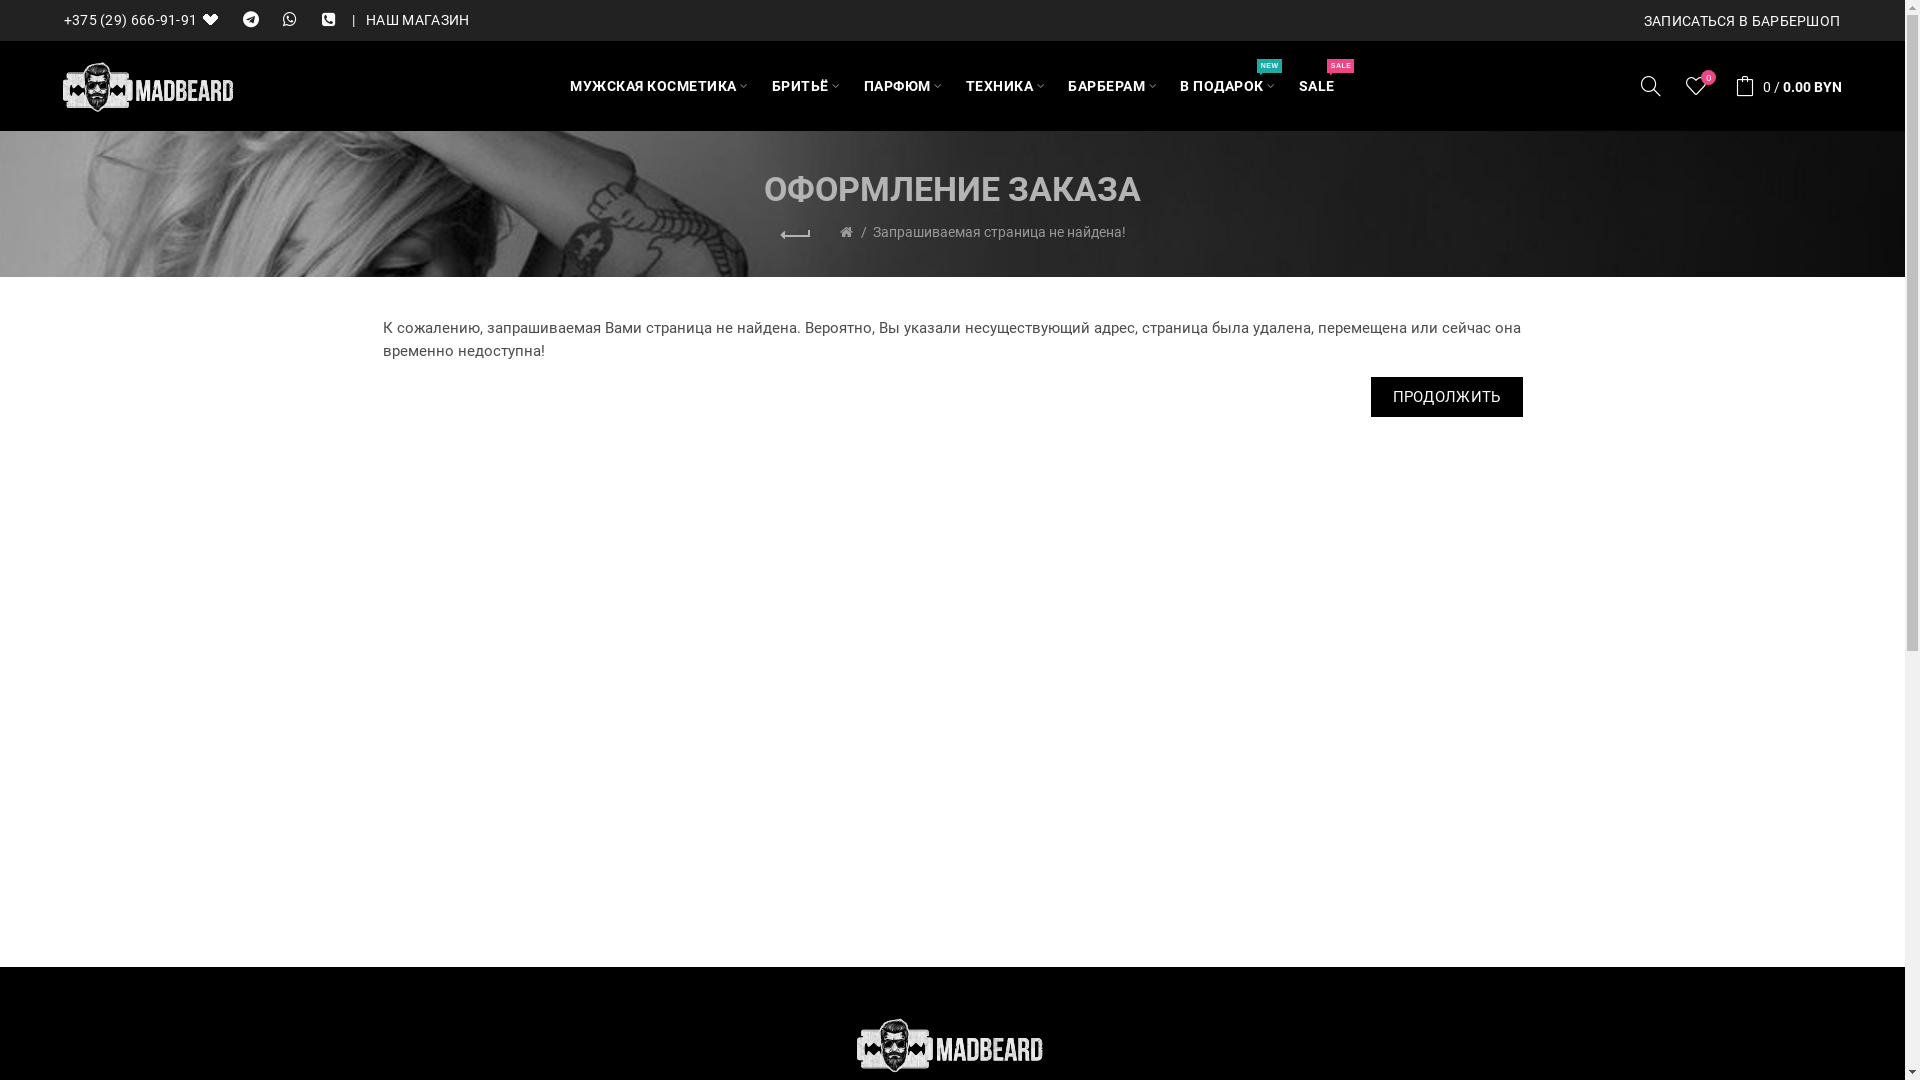  What do you see at coordinates (1697, 84) in the screenshot?
I see `'0'` at bounding box center [1697, 84].